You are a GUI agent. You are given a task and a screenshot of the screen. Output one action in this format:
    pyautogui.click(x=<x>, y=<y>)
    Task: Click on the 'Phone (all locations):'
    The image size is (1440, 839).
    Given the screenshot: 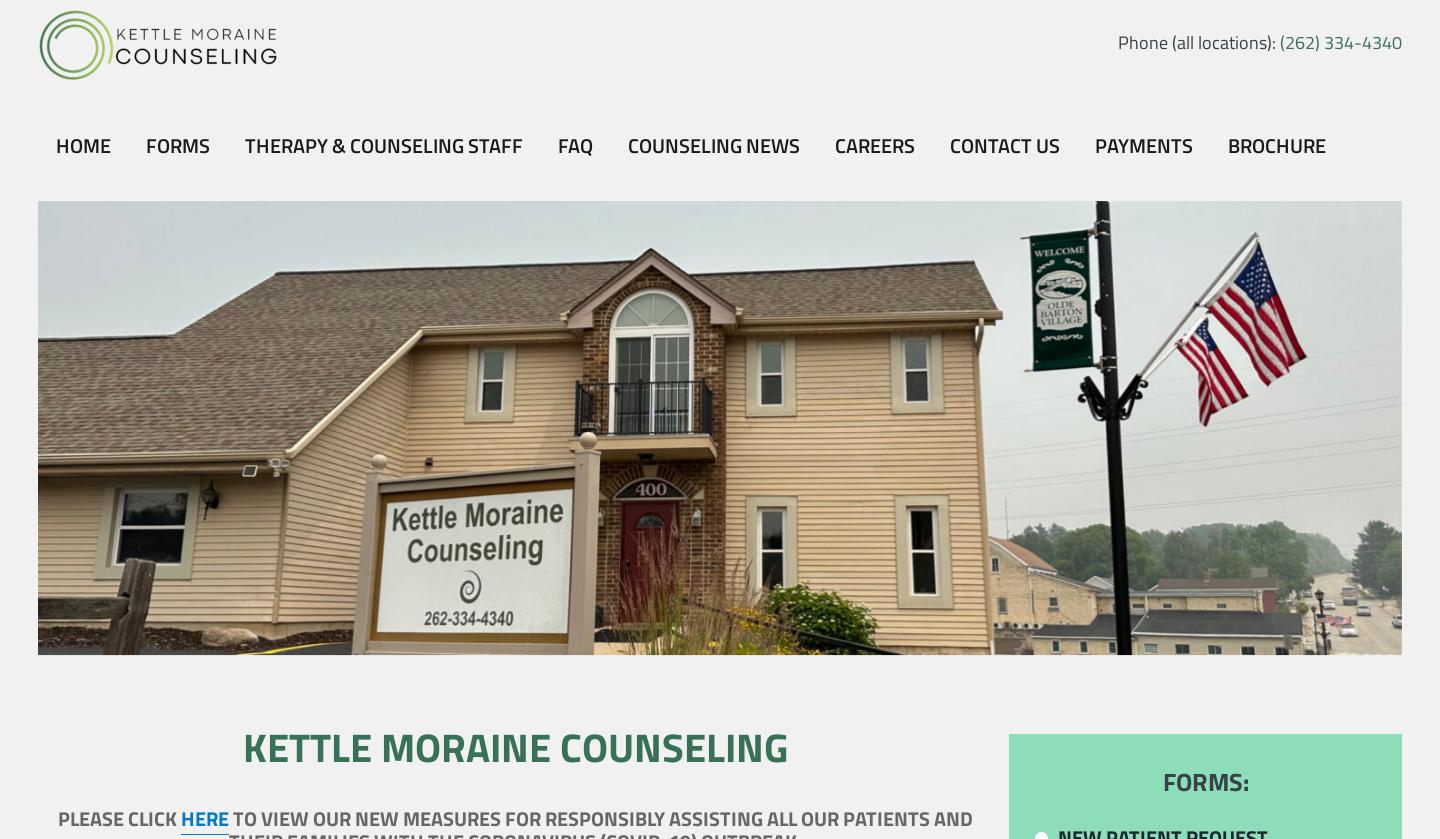 What is the action you would take?
    pyautogui.click(x=1198, y=42)
    